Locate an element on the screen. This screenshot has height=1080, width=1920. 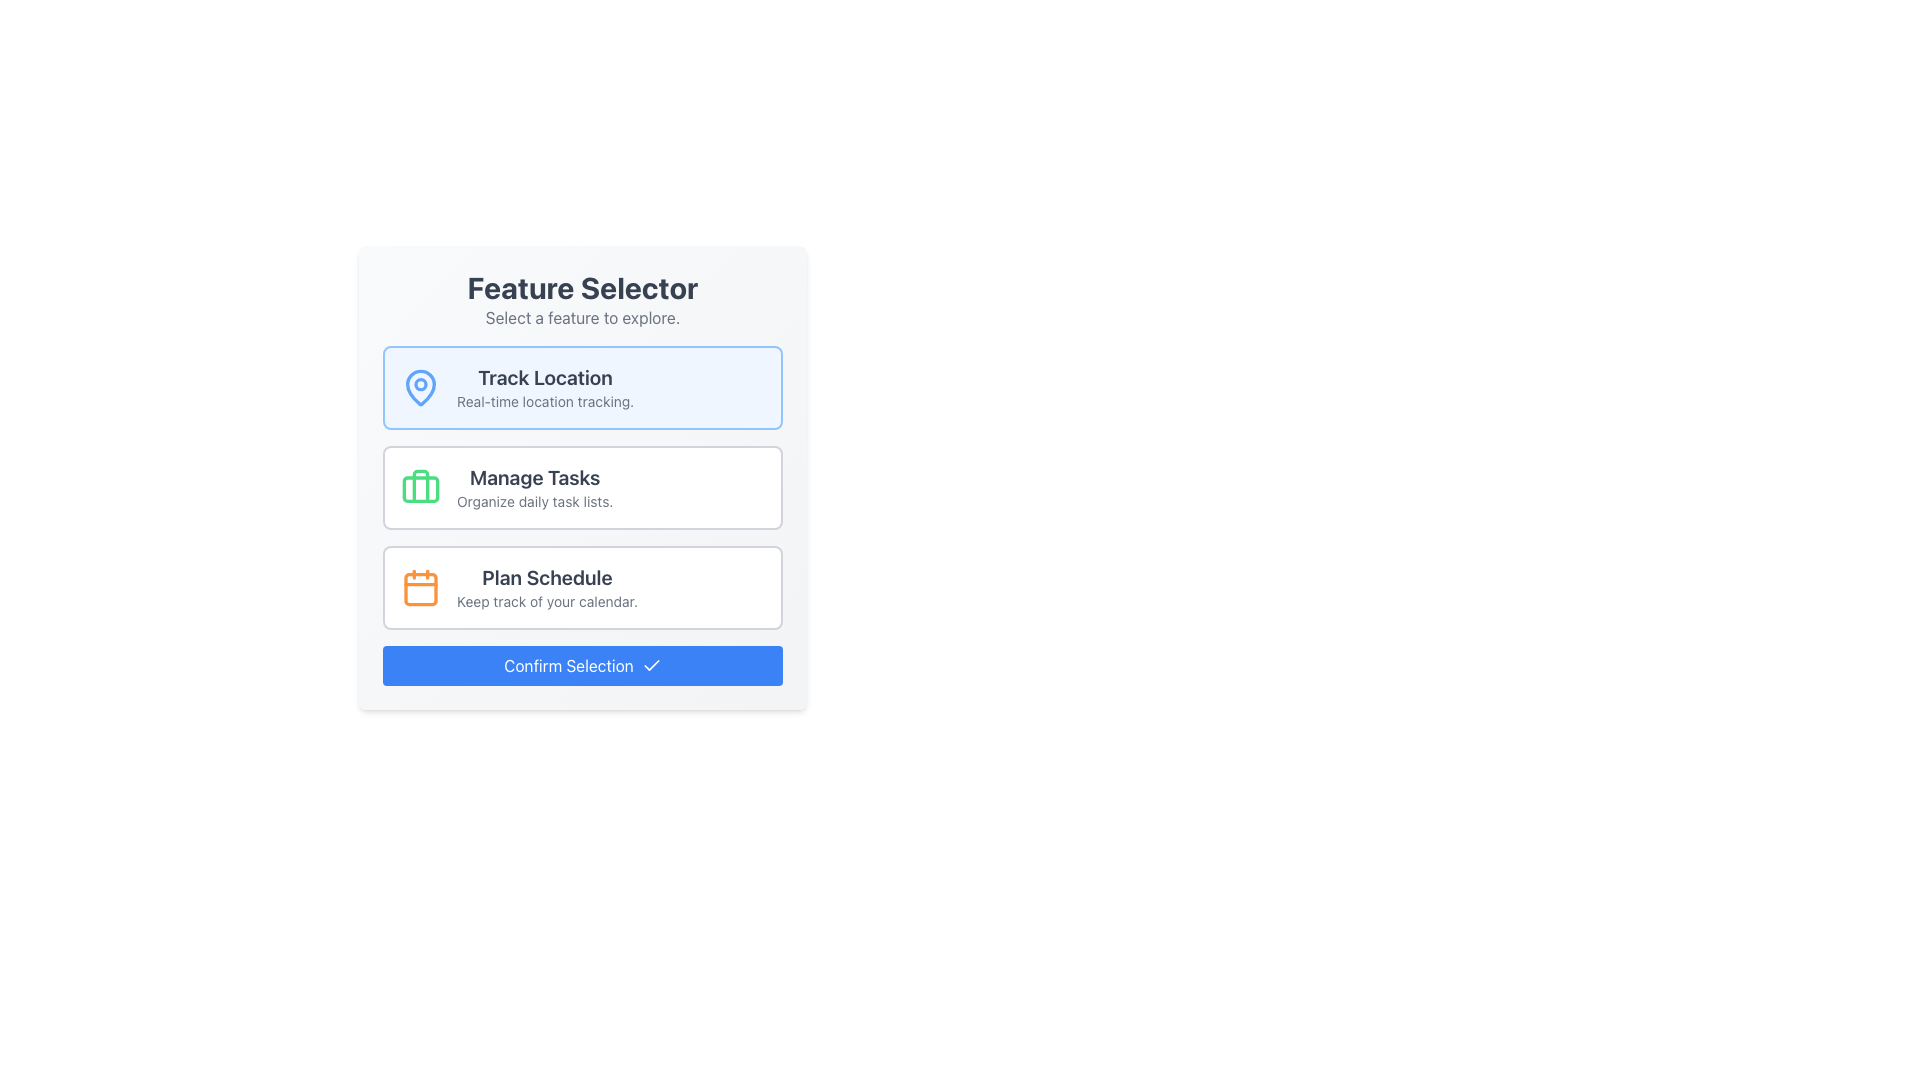
the text label that describes the 'Manage Tasks' functionality, which is positioned between 'Track Location' and 'Plan Schedule' in the feature selection options is located at coordinates (535, 488).